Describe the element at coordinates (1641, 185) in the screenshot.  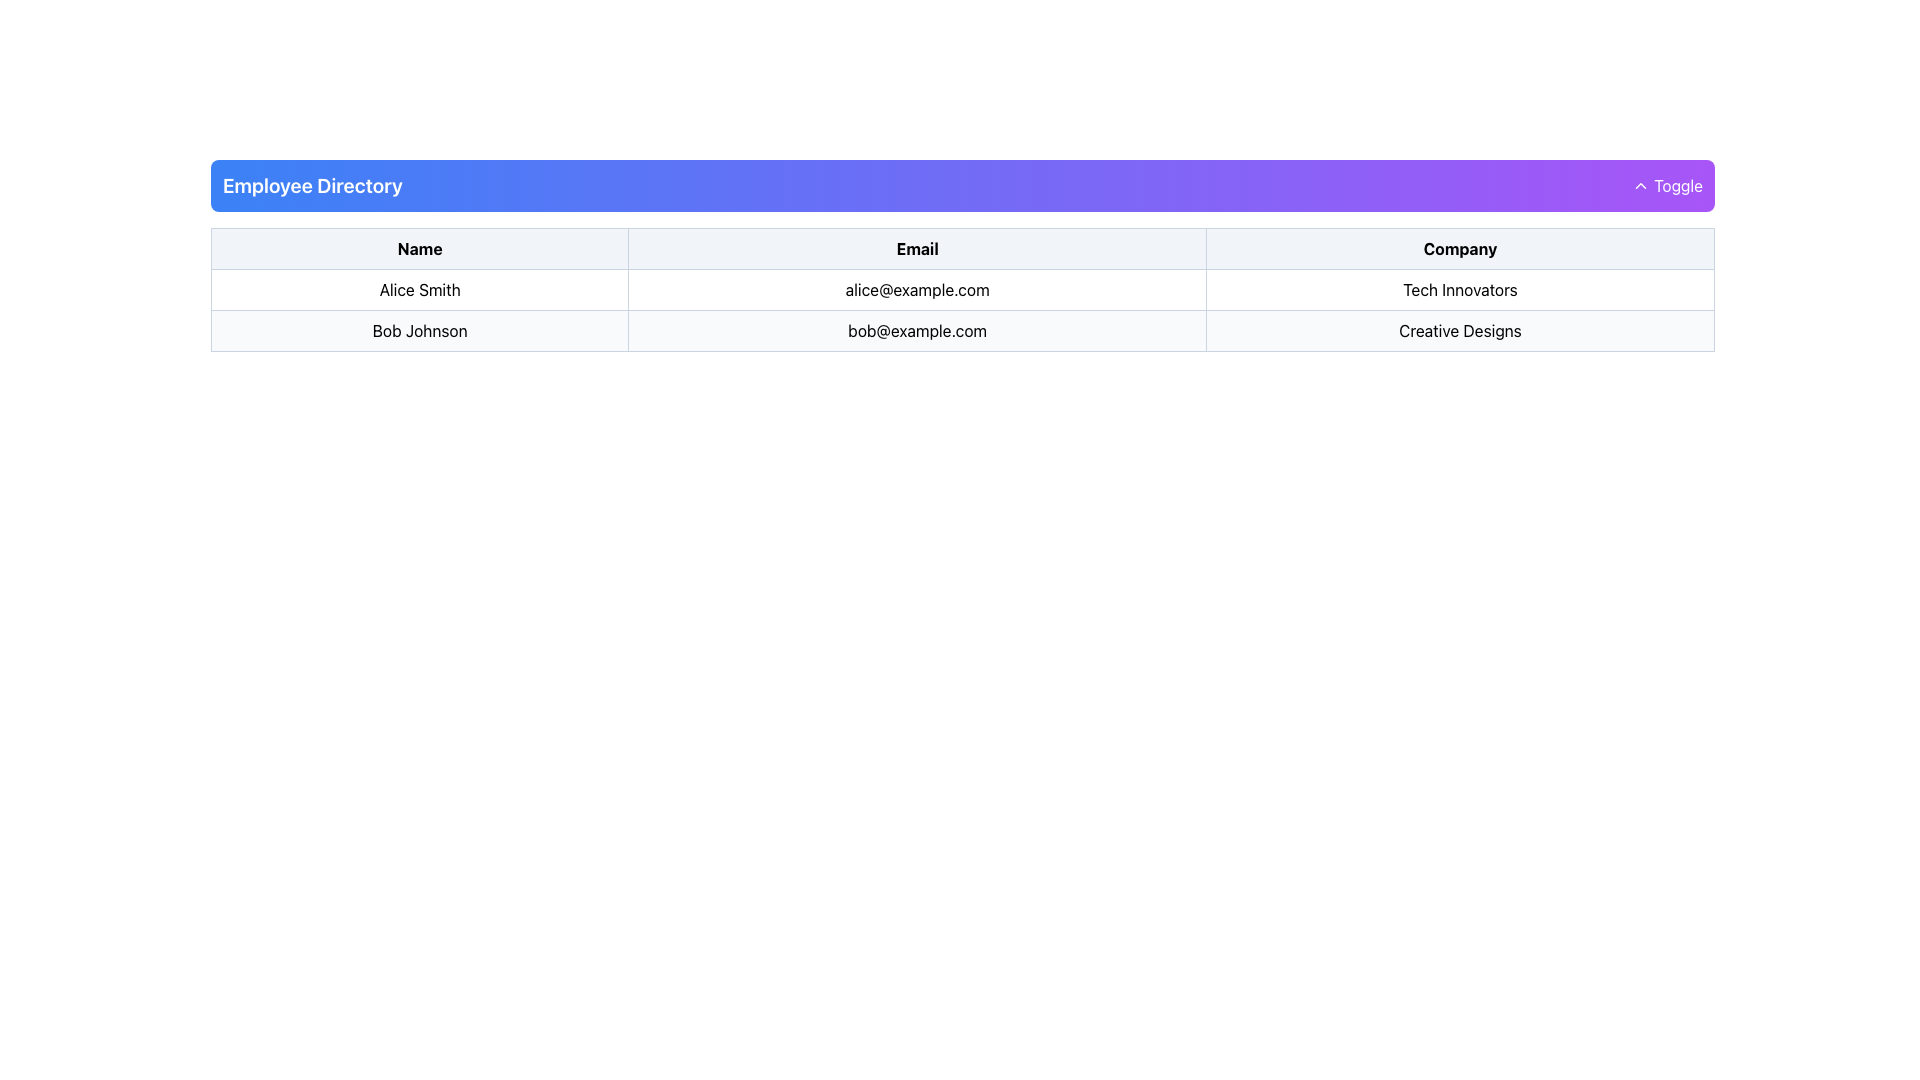
I see `the toggle icon located to the left of the 'Toggle' text in the top-right section of the purple header bar` at that location.